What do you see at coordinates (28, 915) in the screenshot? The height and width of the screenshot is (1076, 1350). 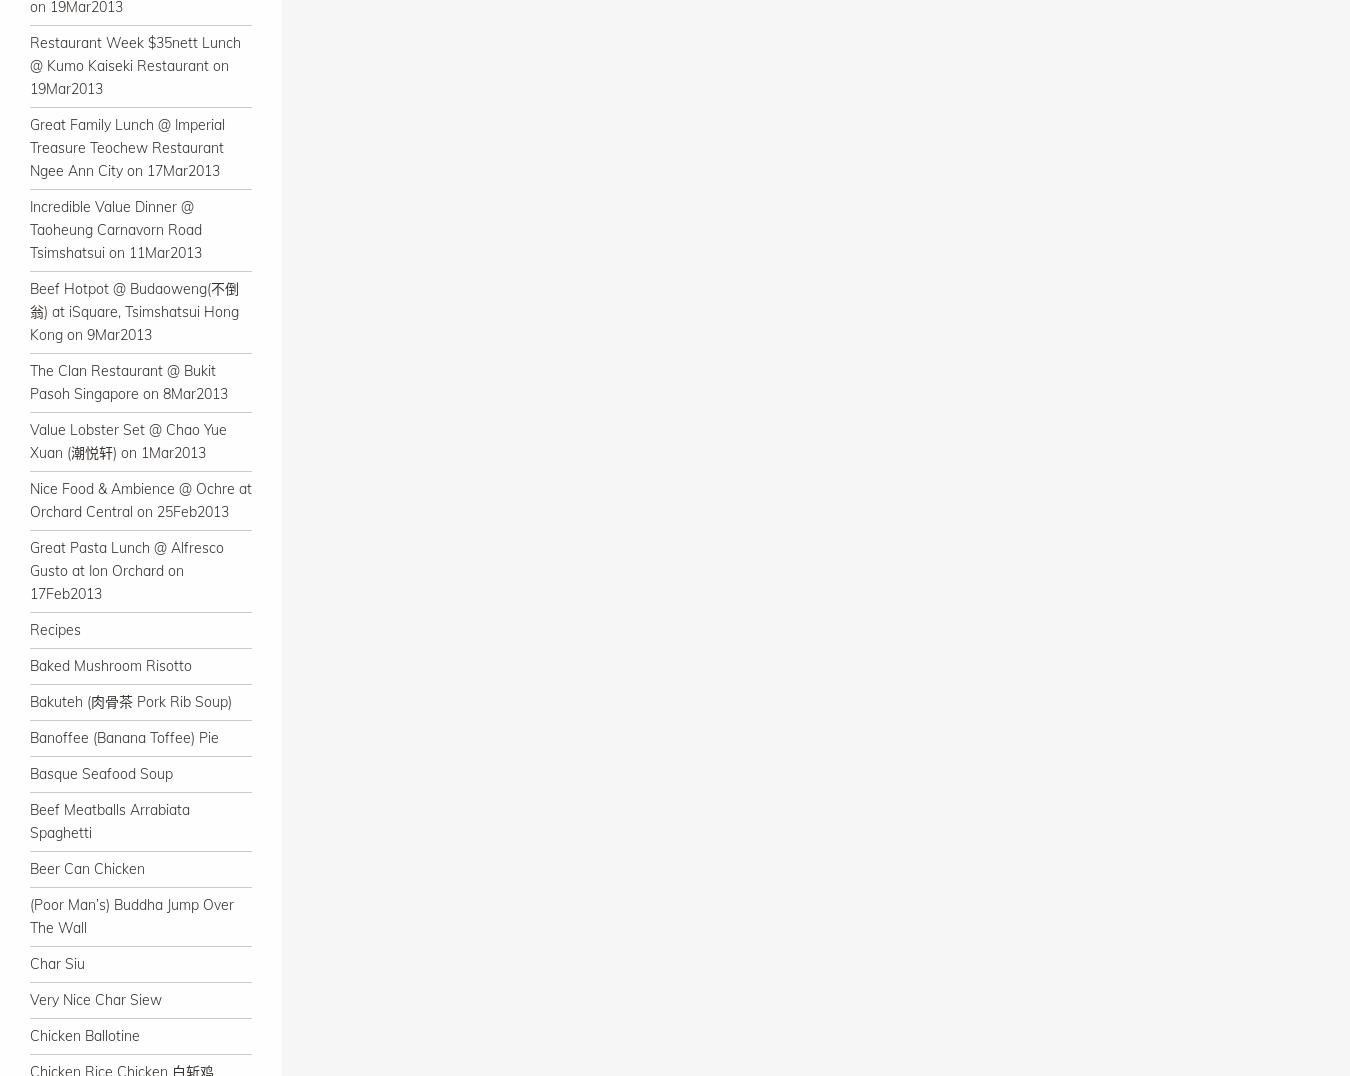 I see `'(Poor Man’s) Buddha Jump Over The Wall'` at bounding box center [28, 915].